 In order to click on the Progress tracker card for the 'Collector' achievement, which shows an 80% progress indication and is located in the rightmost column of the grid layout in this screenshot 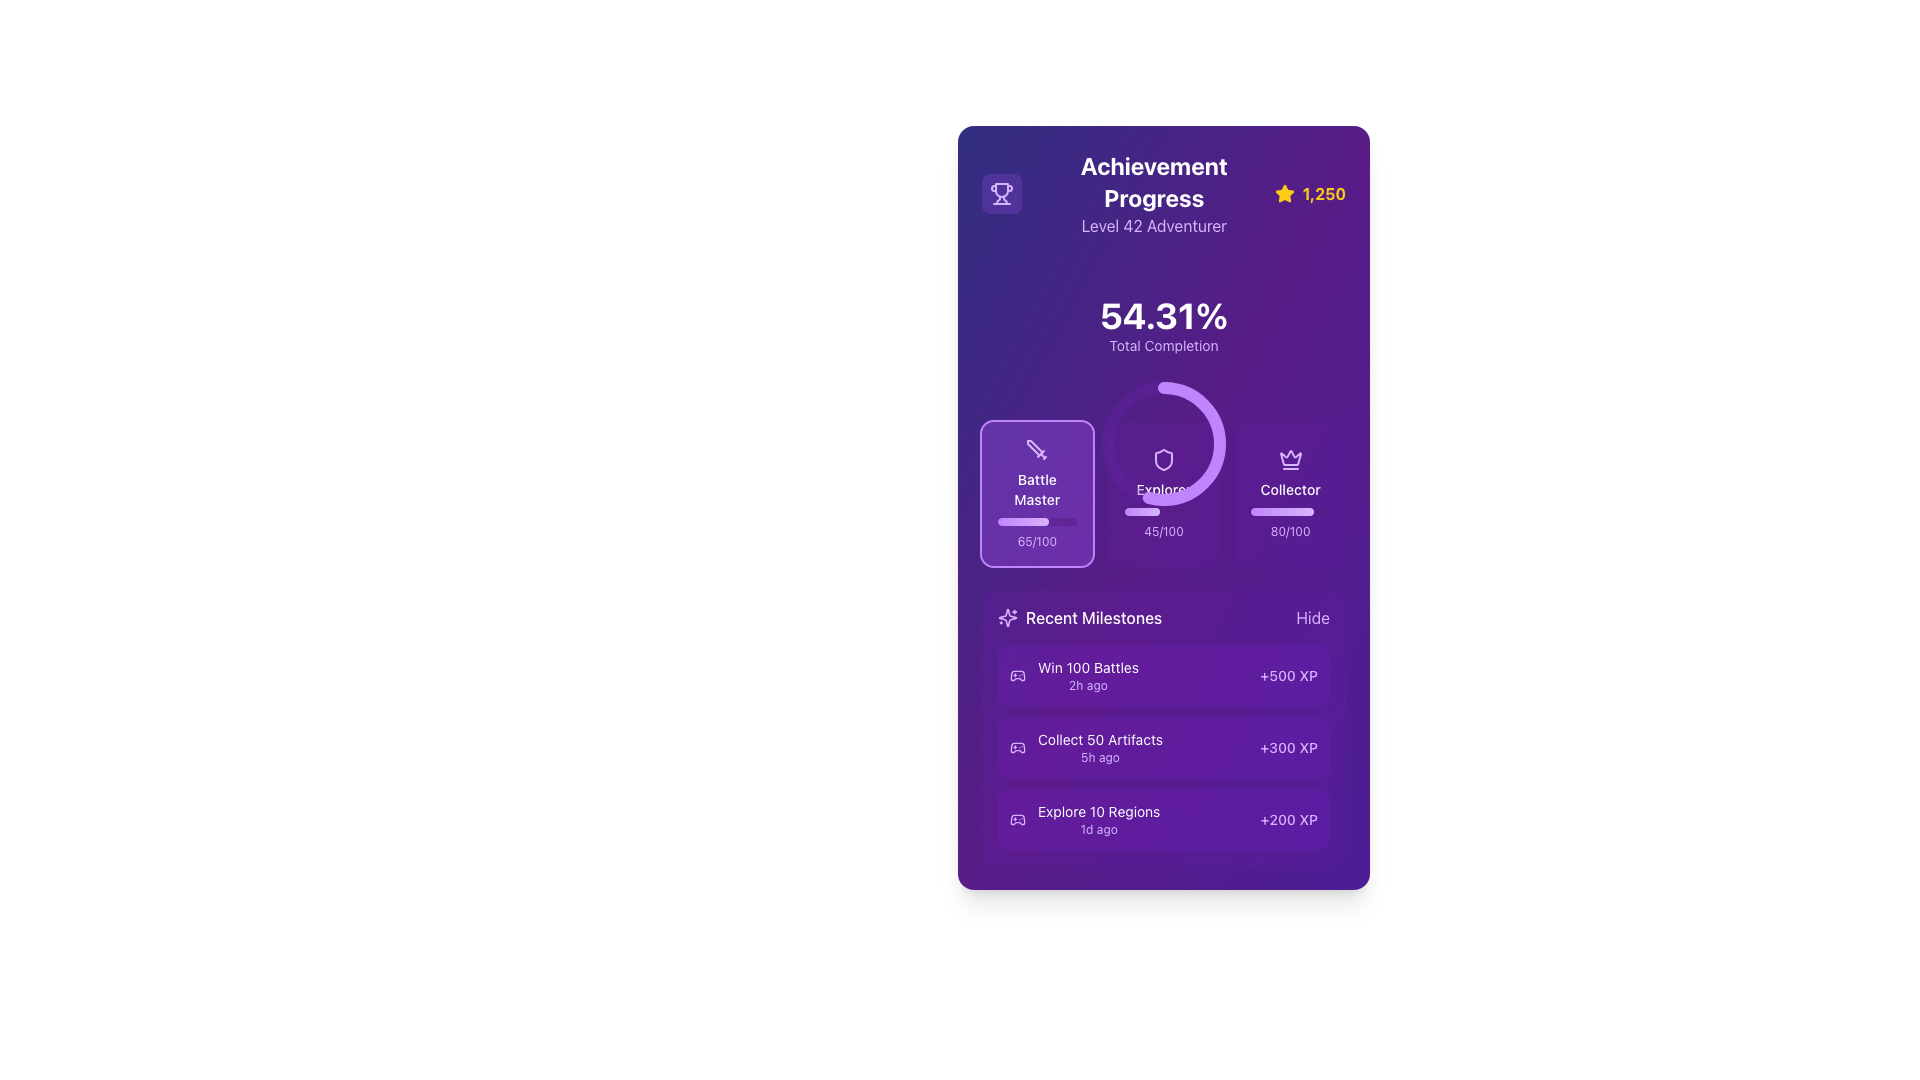, I will do `click(1290, 493)`.